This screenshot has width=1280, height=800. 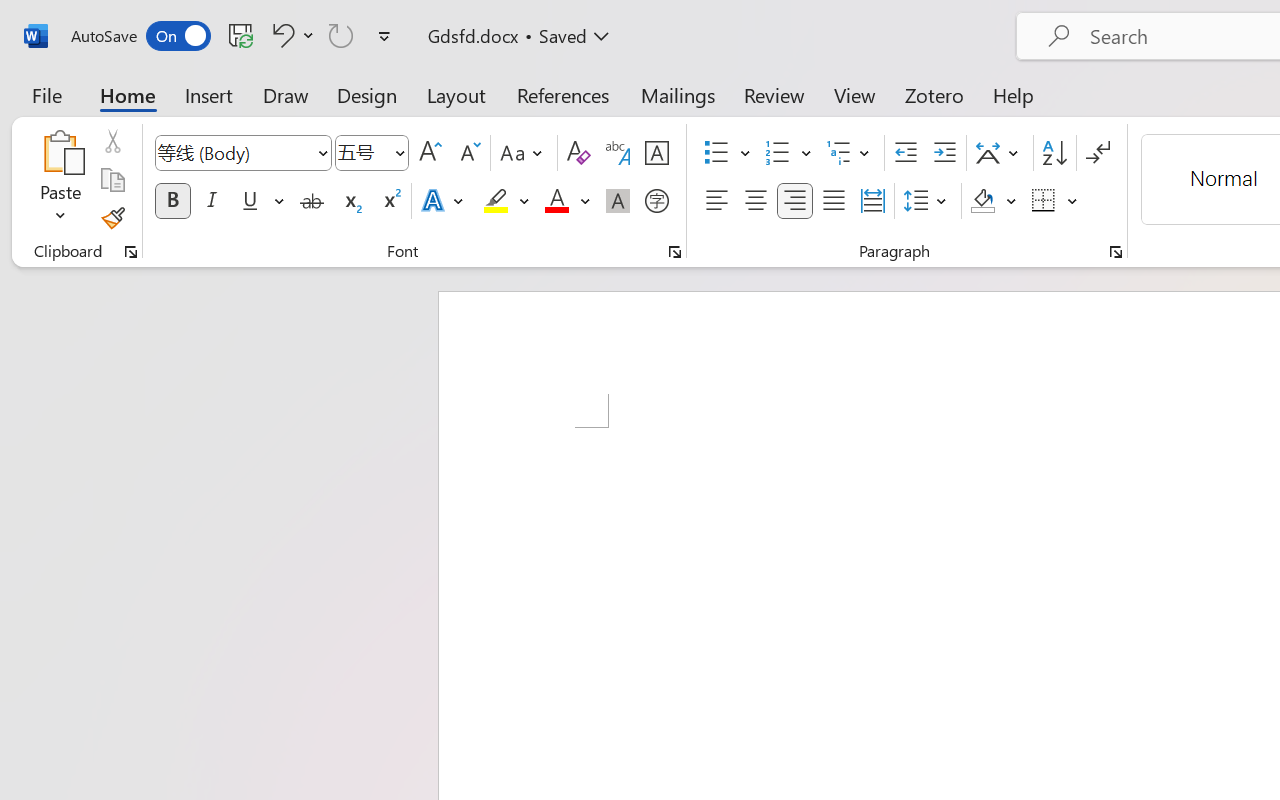 I want to click on 'Enclose Characters...', so click(x=656, y=201).